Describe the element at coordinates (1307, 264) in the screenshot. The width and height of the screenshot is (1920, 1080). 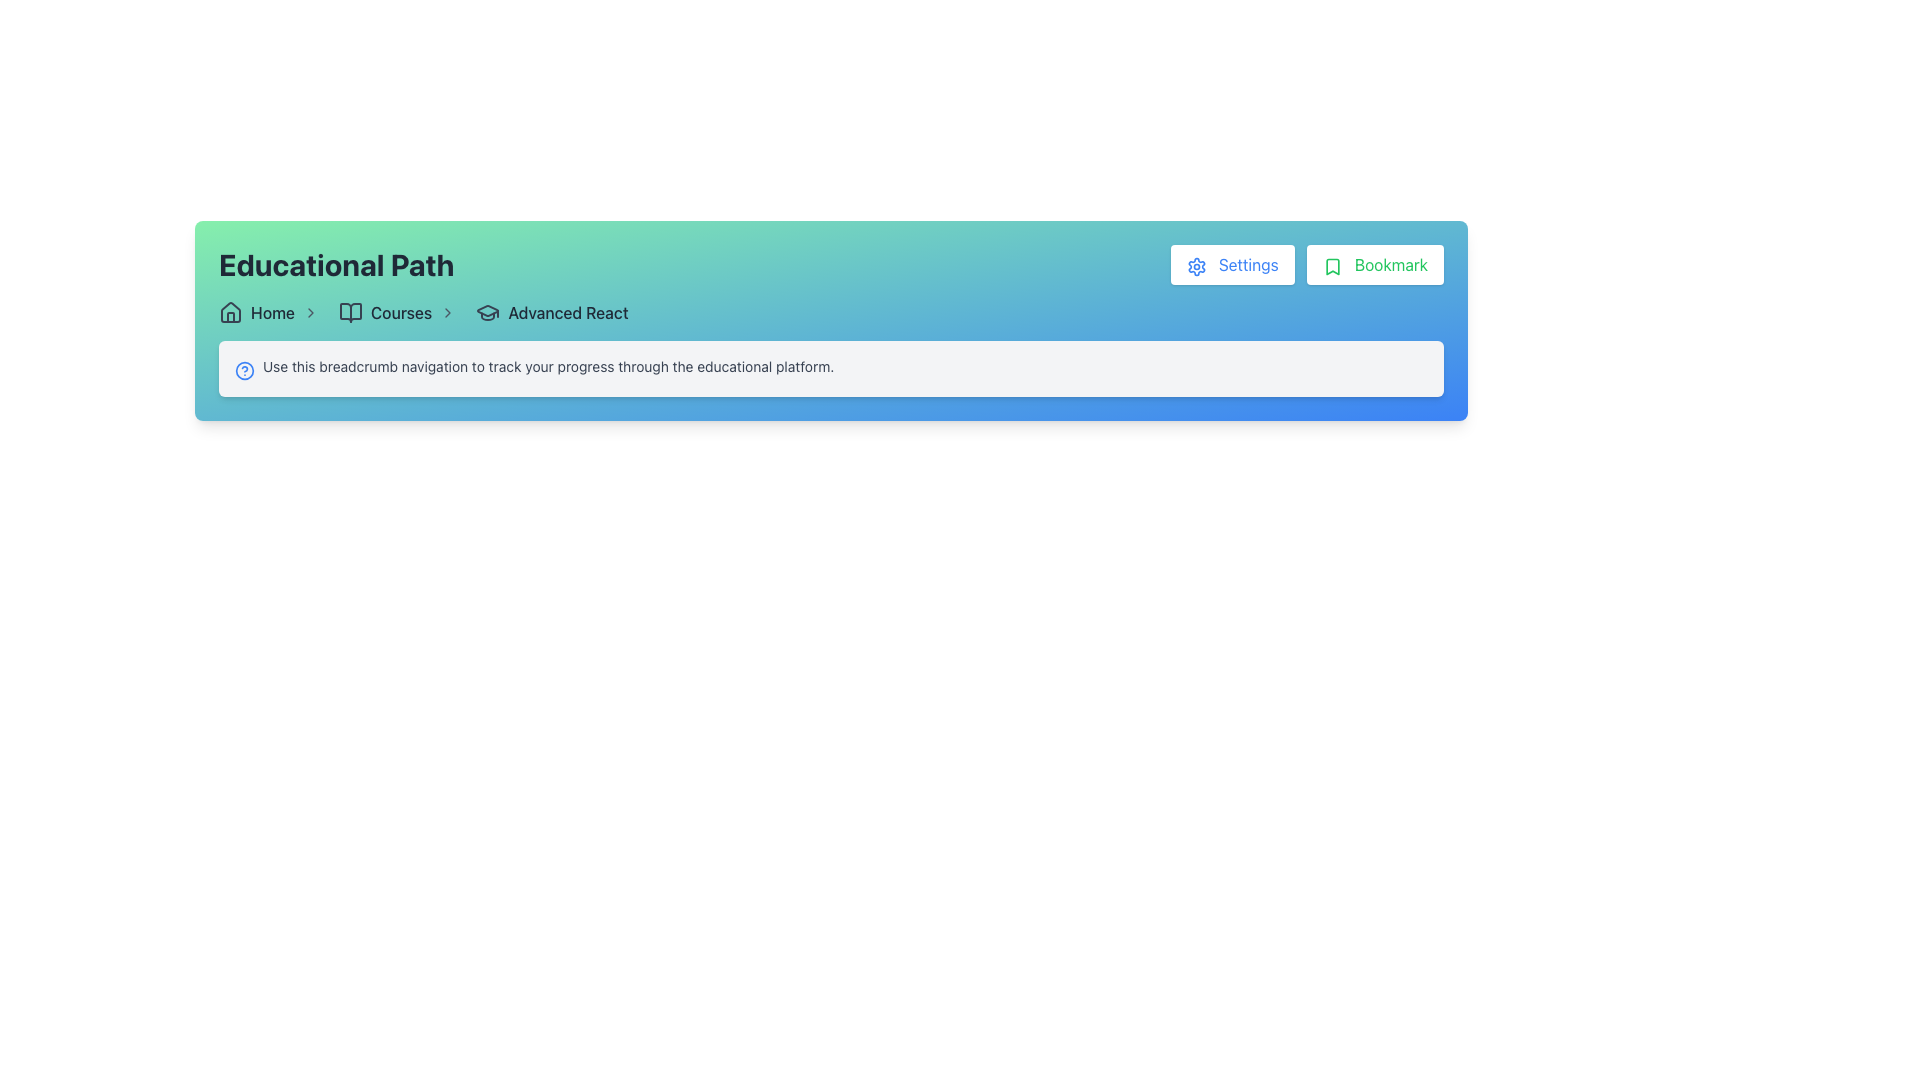
I see `the 'Settings' button in the grouped buttons section located in the top-right area of the interface` at that location.